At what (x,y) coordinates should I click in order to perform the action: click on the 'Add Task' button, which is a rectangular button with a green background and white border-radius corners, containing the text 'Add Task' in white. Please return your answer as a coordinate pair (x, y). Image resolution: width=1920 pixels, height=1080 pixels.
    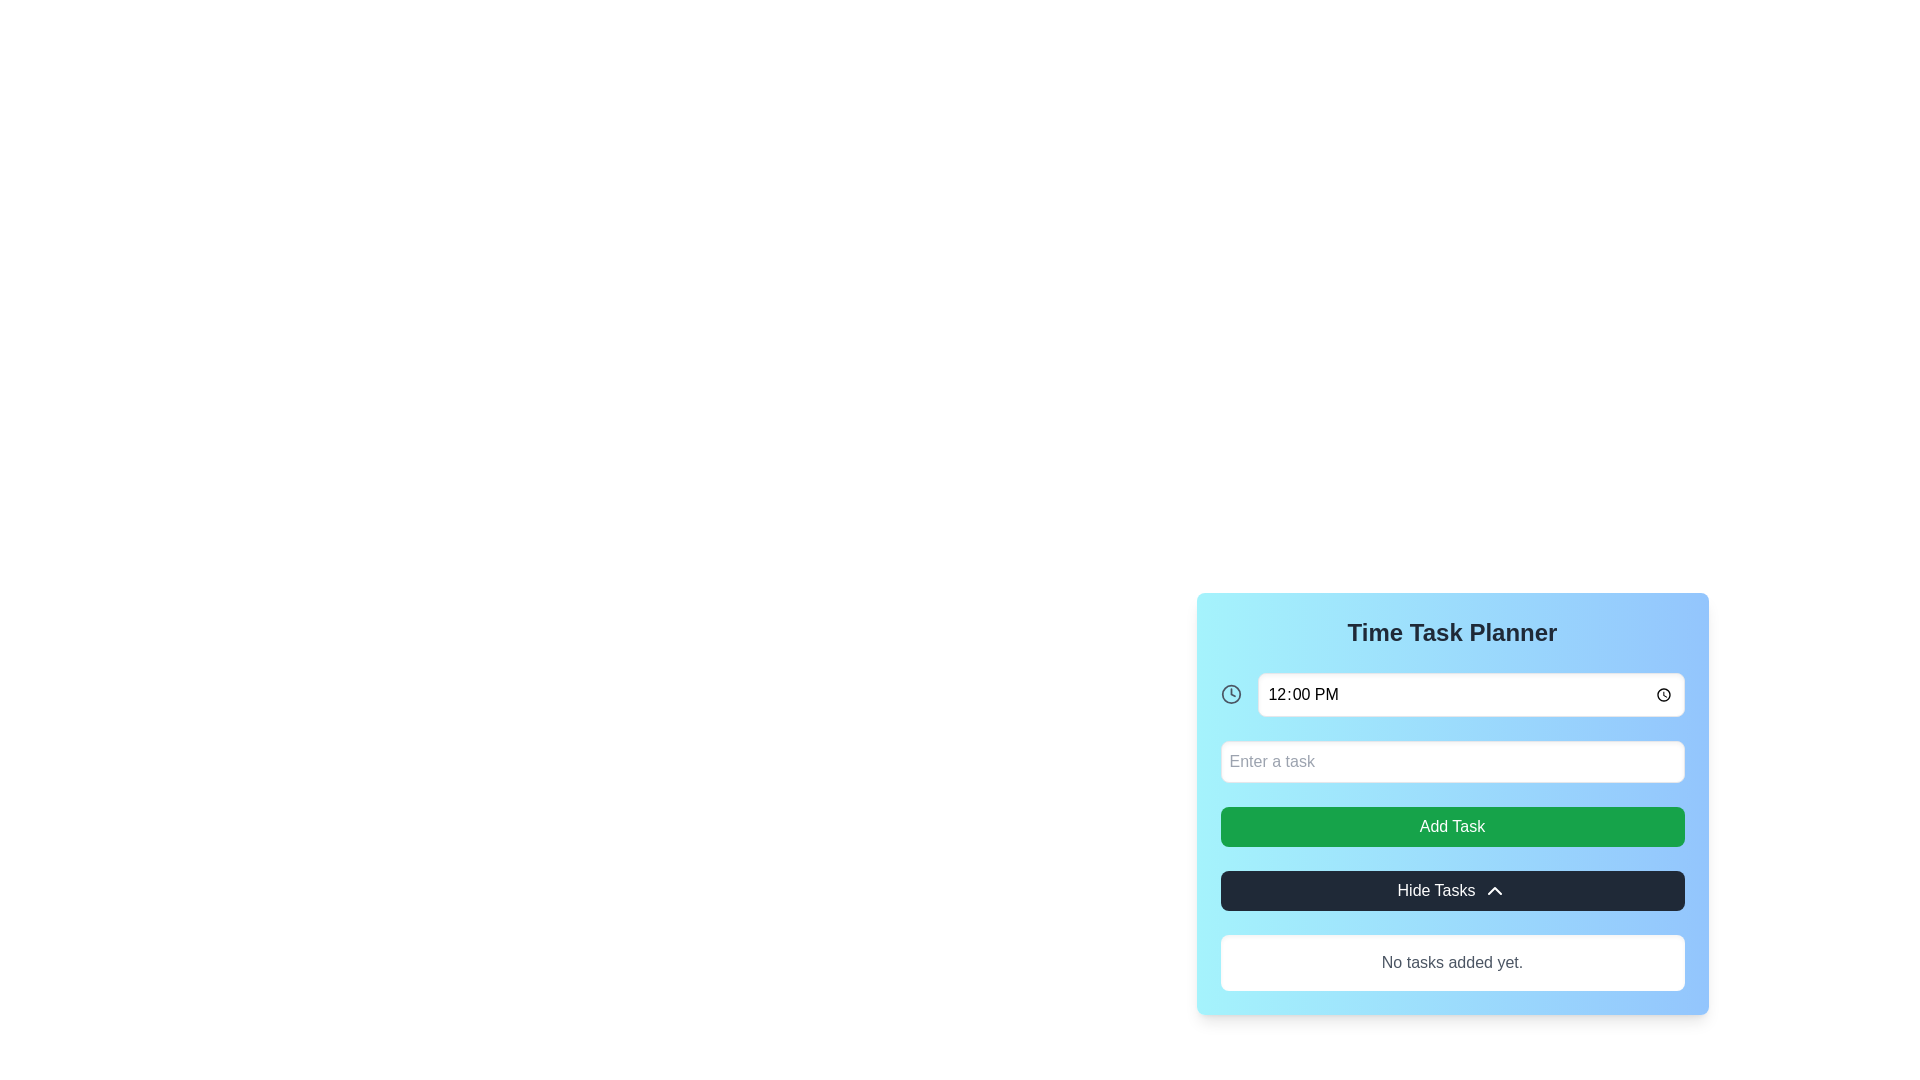
    Looking at the image, I should click on (1452, 802).